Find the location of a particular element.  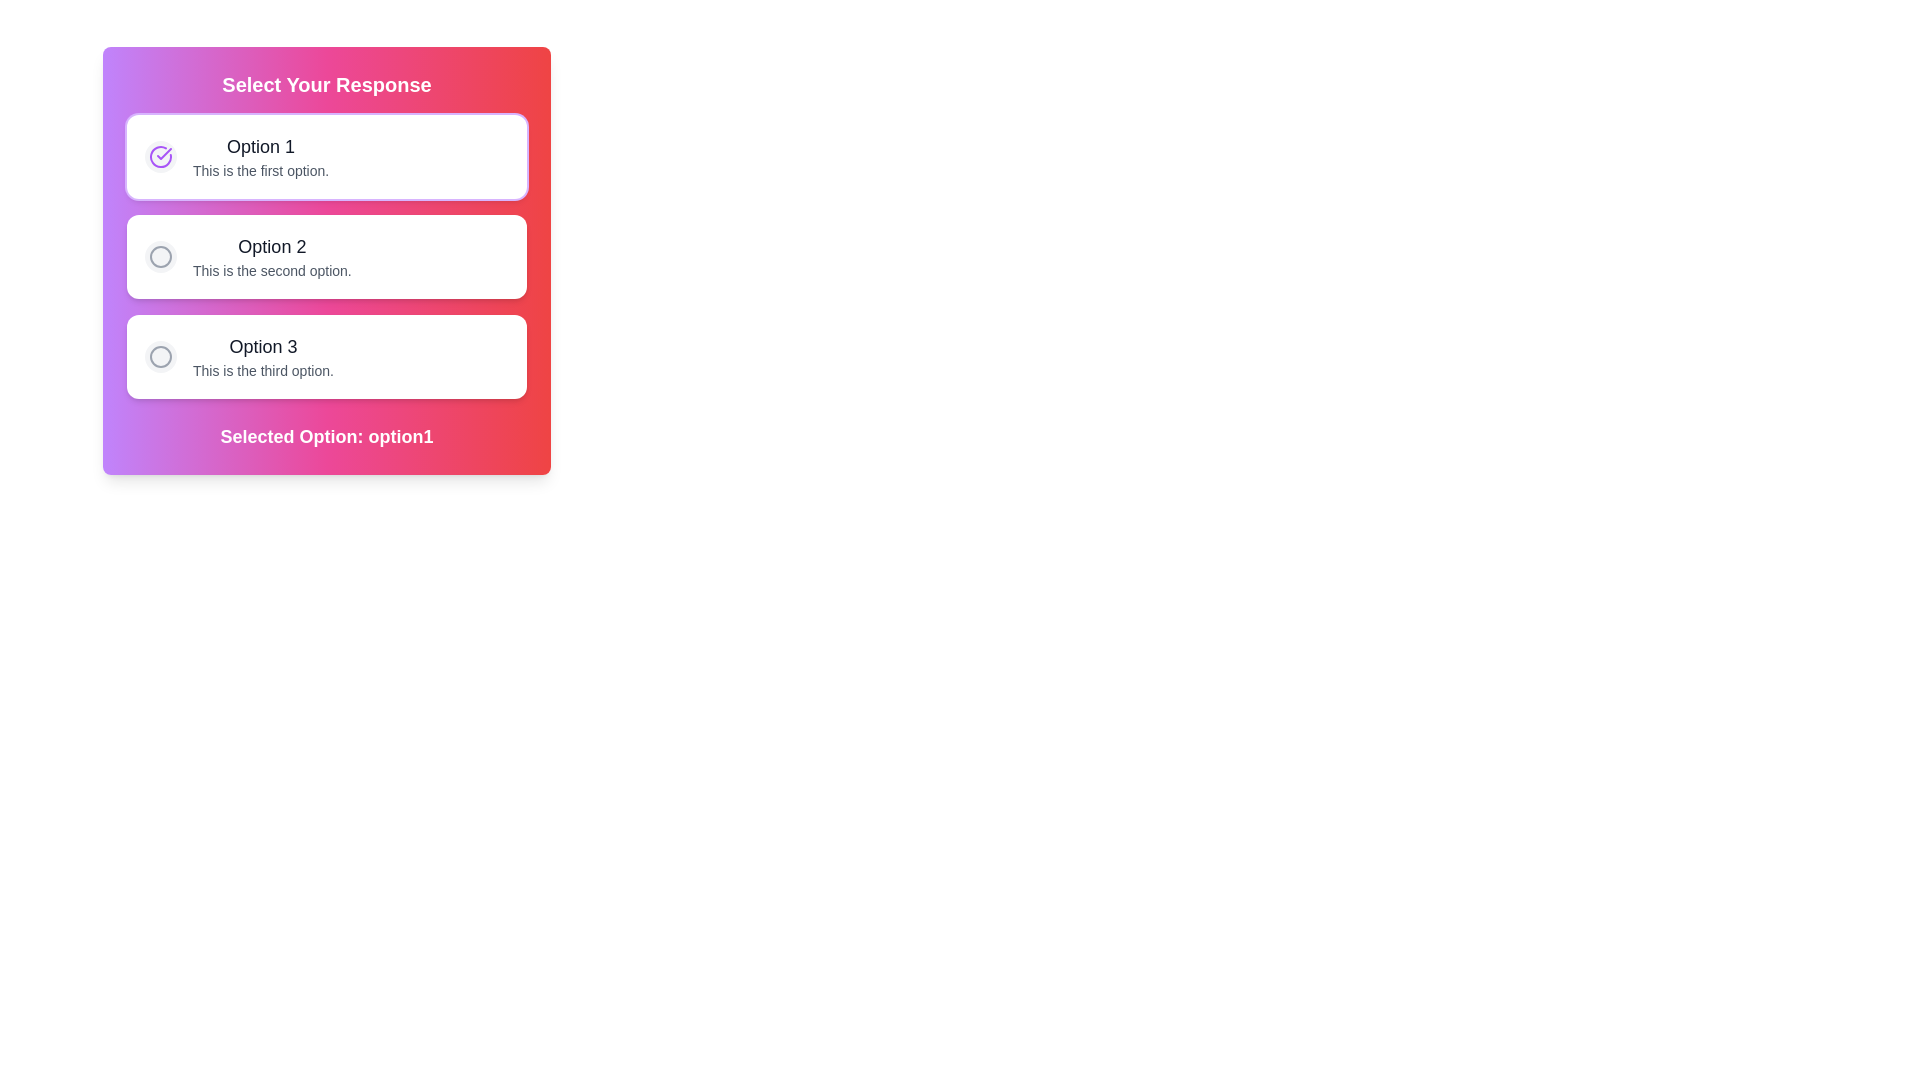

the circular indicator to the left of 'Option 2' in the vertical list of choices is located at coordinates (161, 256).